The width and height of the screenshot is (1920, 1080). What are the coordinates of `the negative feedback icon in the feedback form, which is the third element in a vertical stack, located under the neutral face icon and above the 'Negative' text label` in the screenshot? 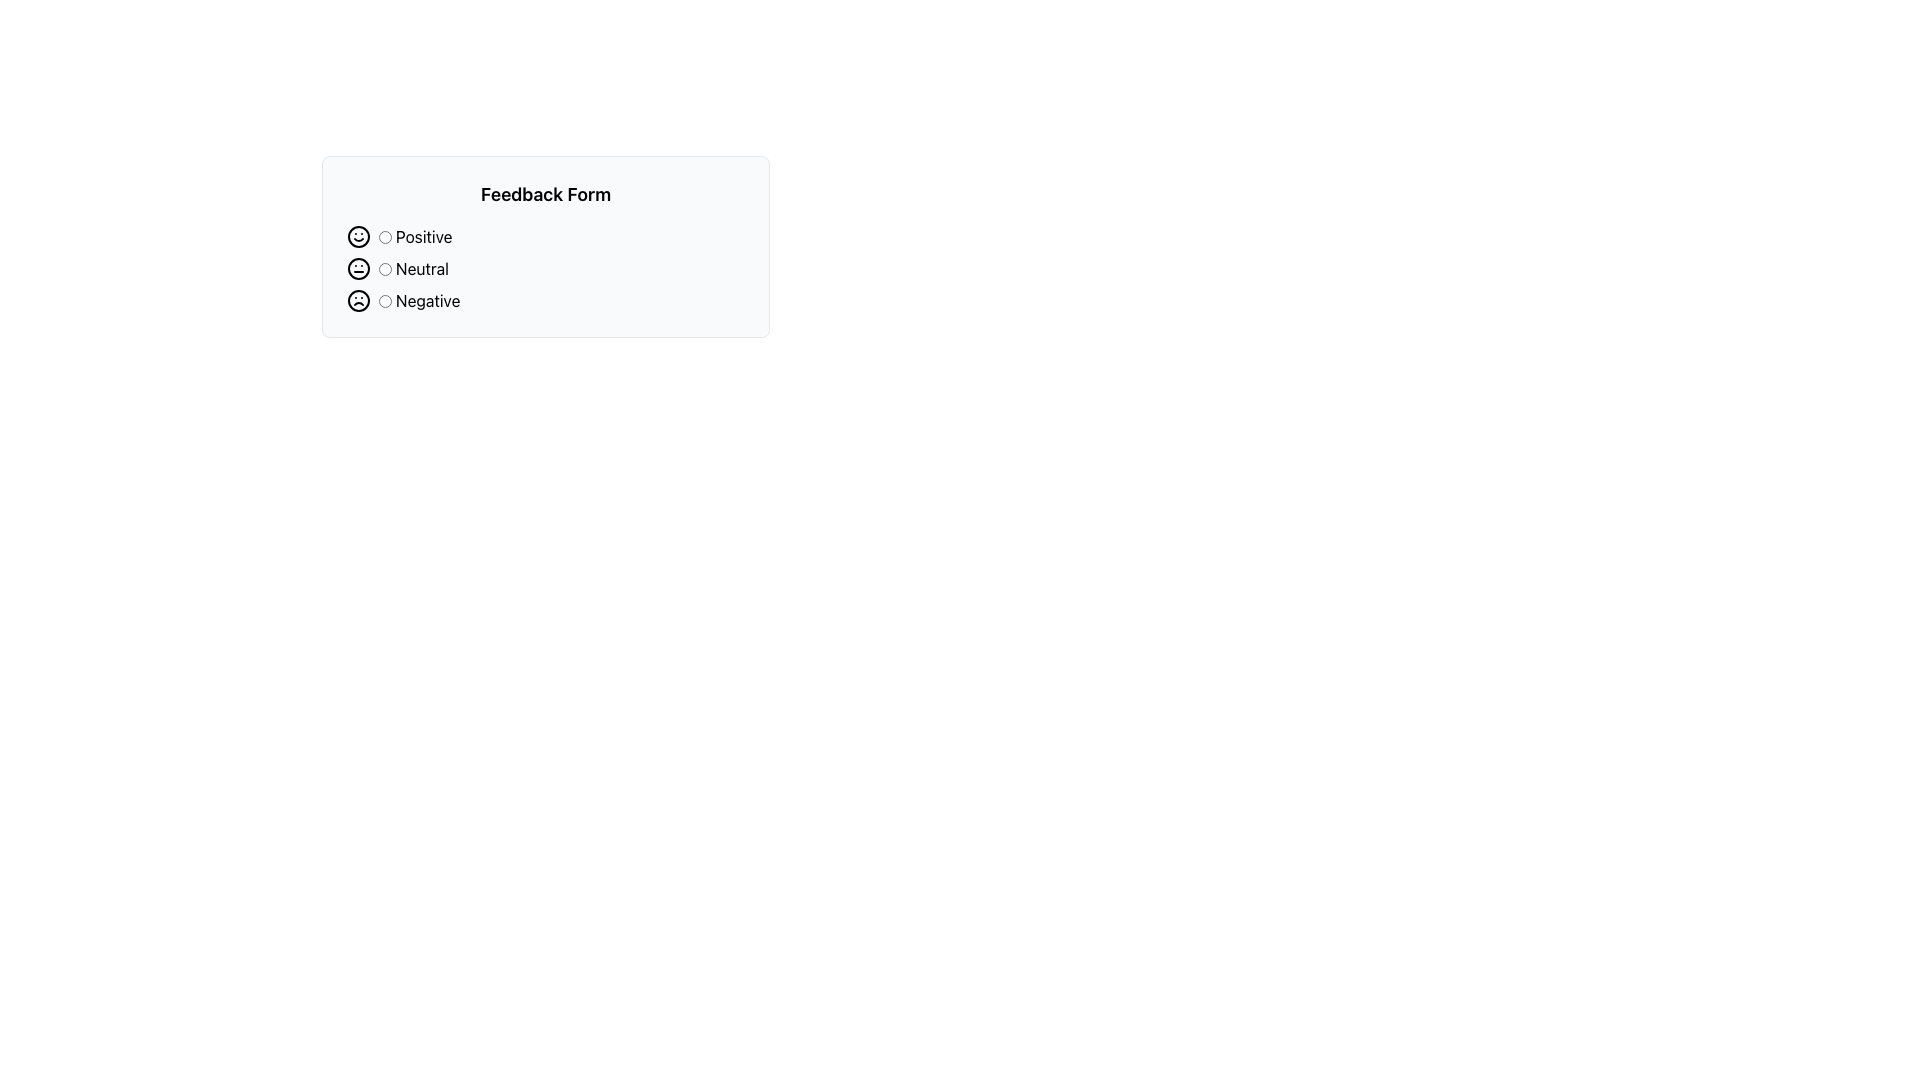 It's located at (359, 300).